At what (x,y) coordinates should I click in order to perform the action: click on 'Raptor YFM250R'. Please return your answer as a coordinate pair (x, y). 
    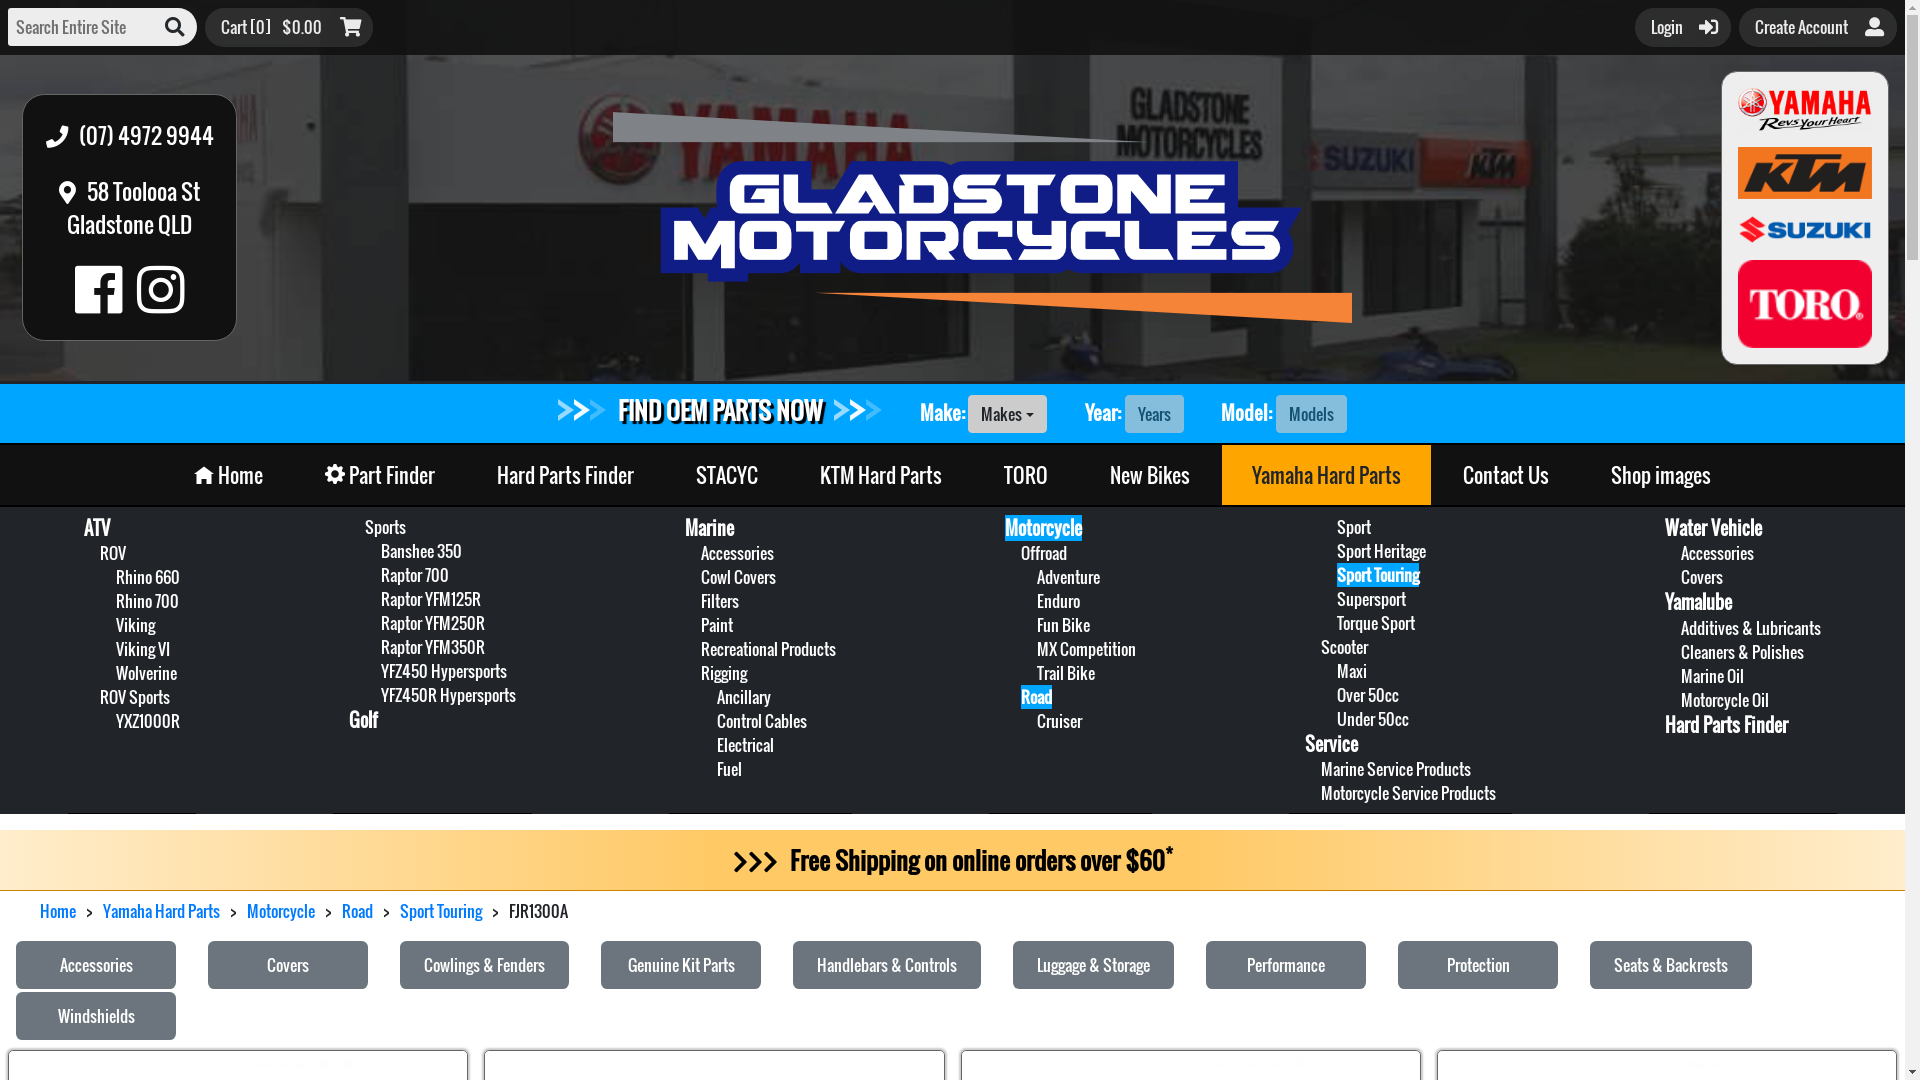
    Looking at the image, I should click on (431, 622).